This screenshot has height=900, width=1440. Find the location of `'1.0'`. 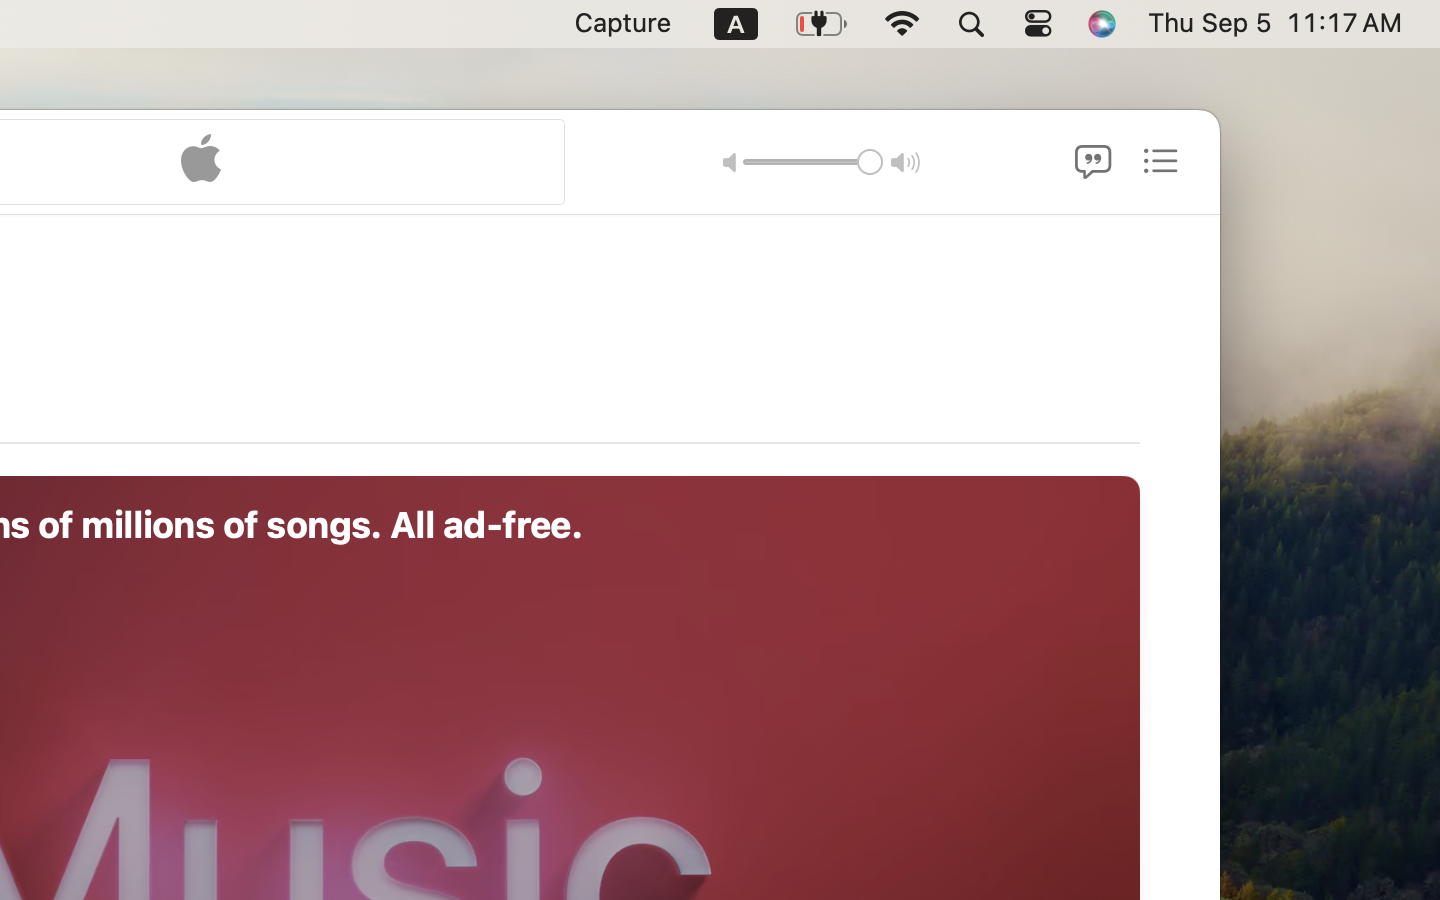

'1.0' is located at coordinates (812, 161).